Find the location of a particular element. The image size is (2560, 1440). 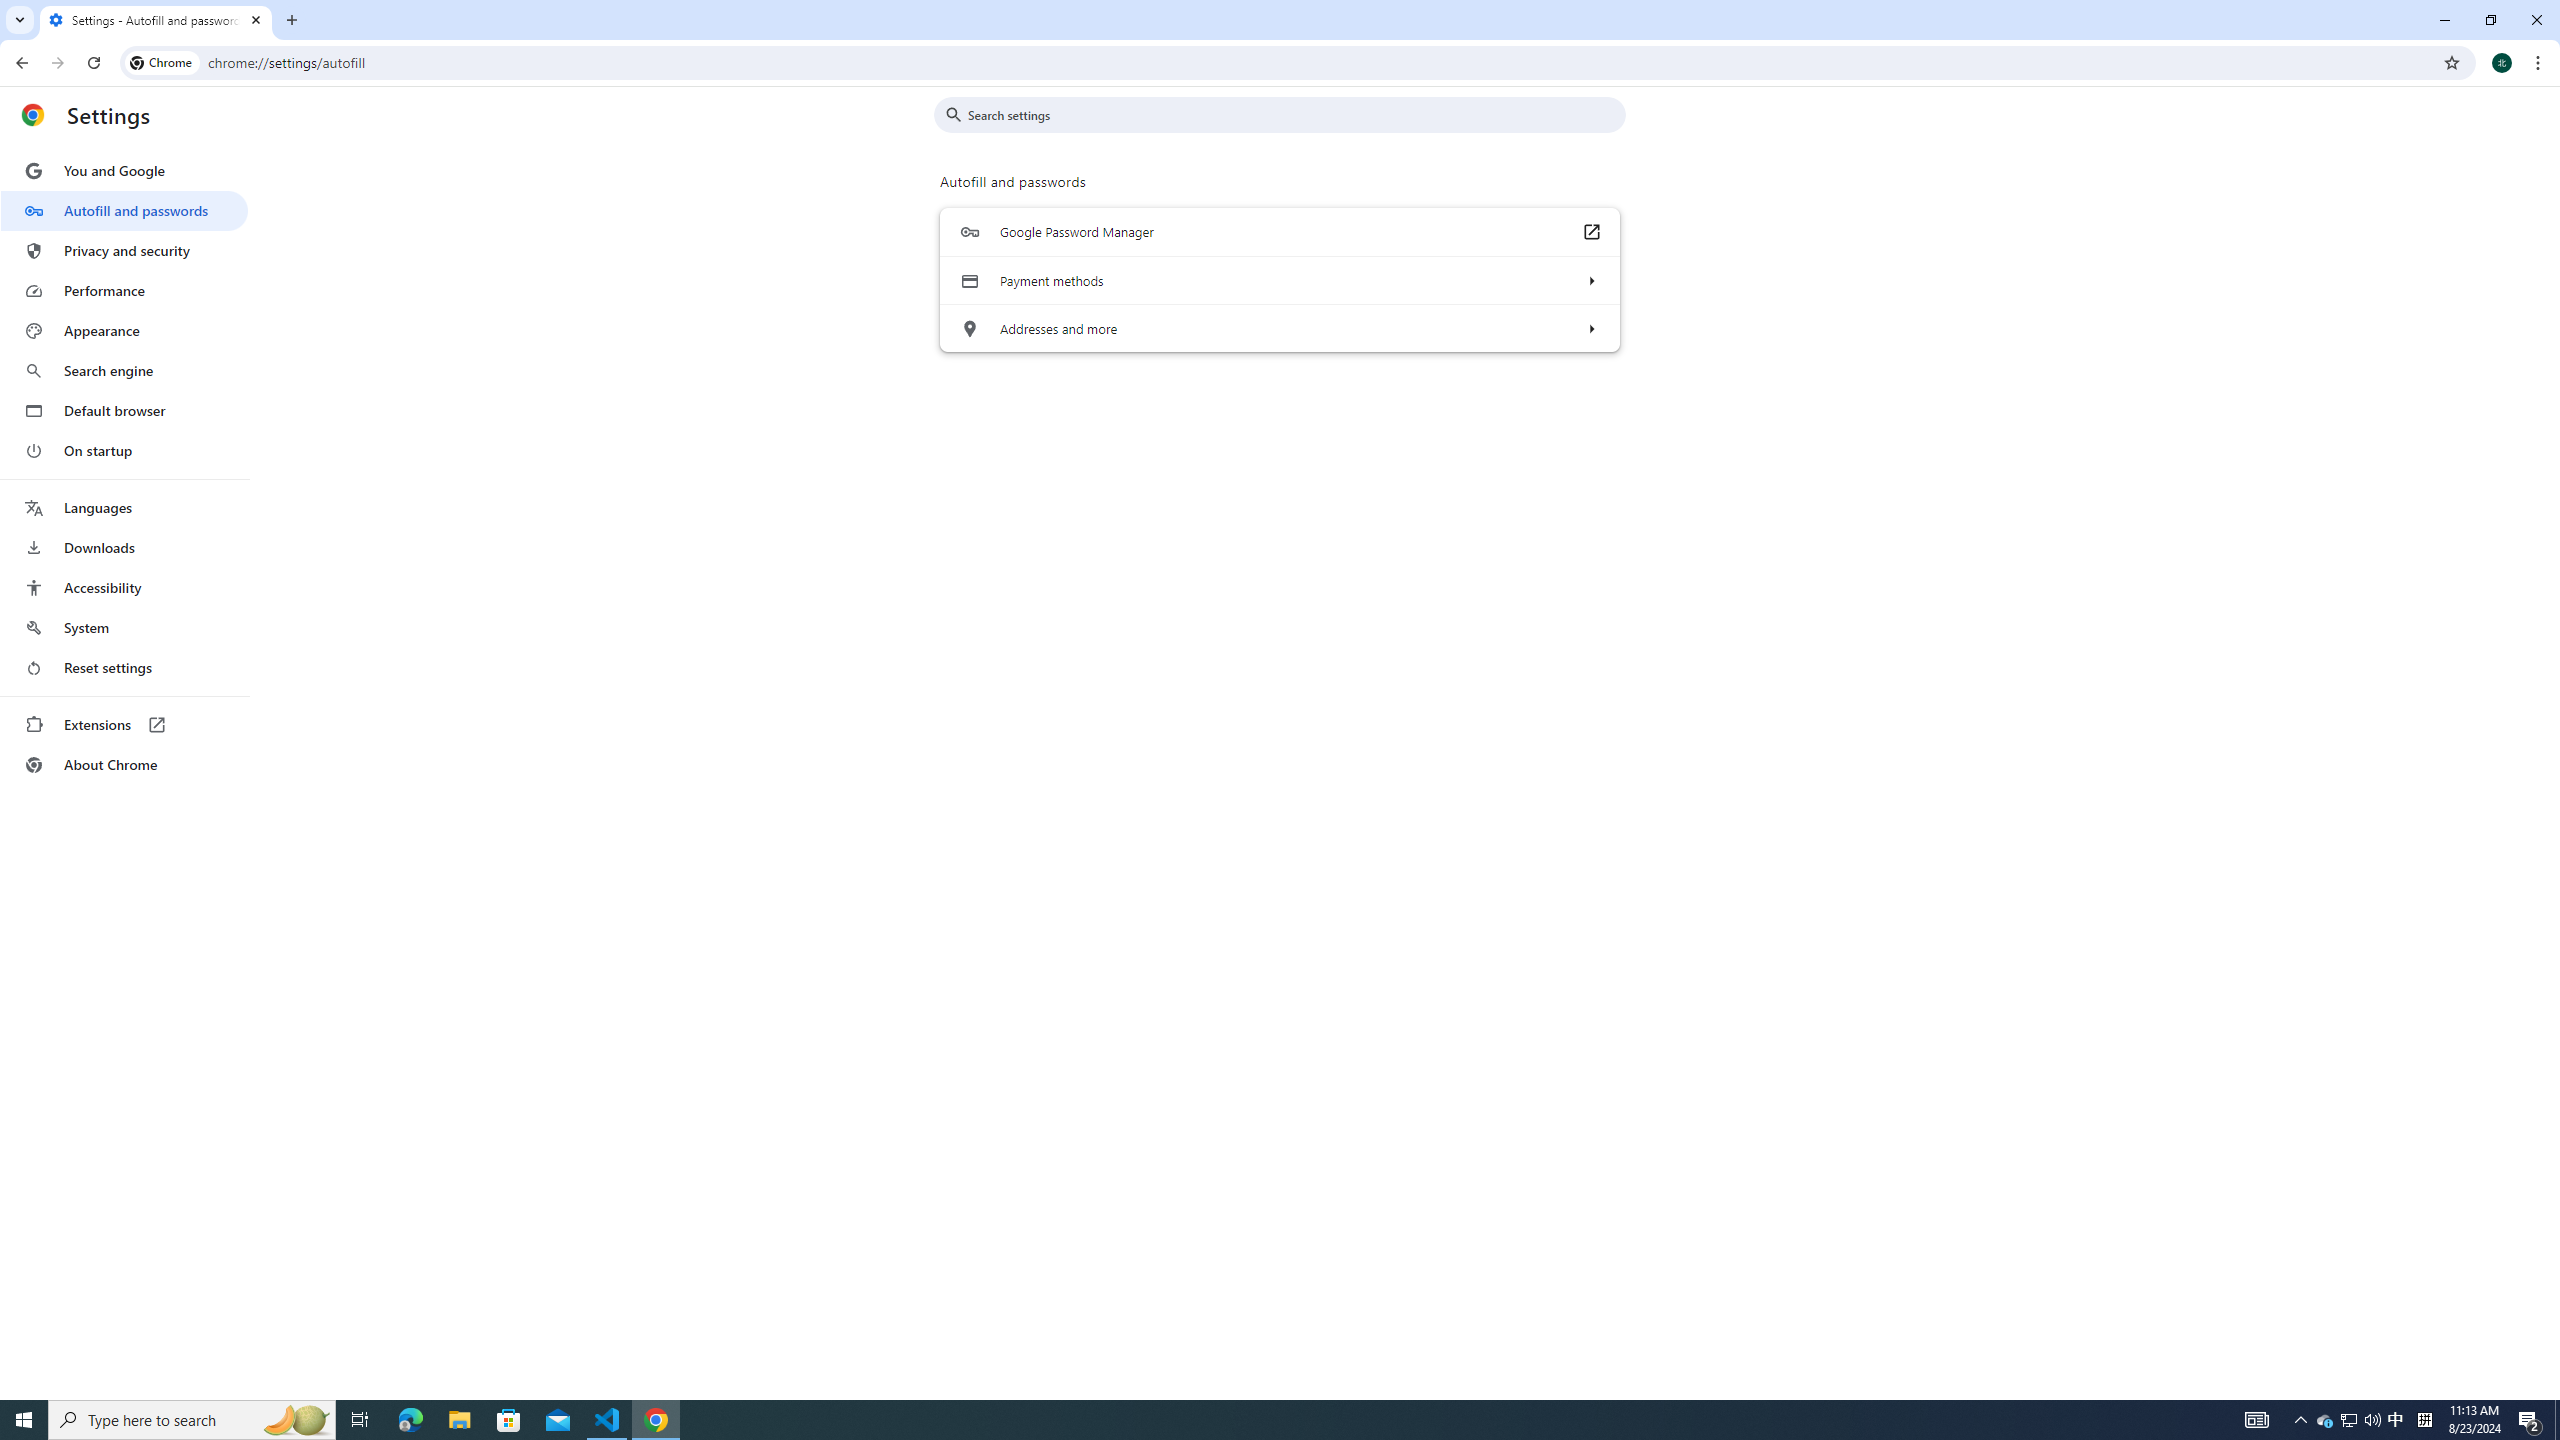

'AutomationID: menu' is located at coordinates (125, 467).